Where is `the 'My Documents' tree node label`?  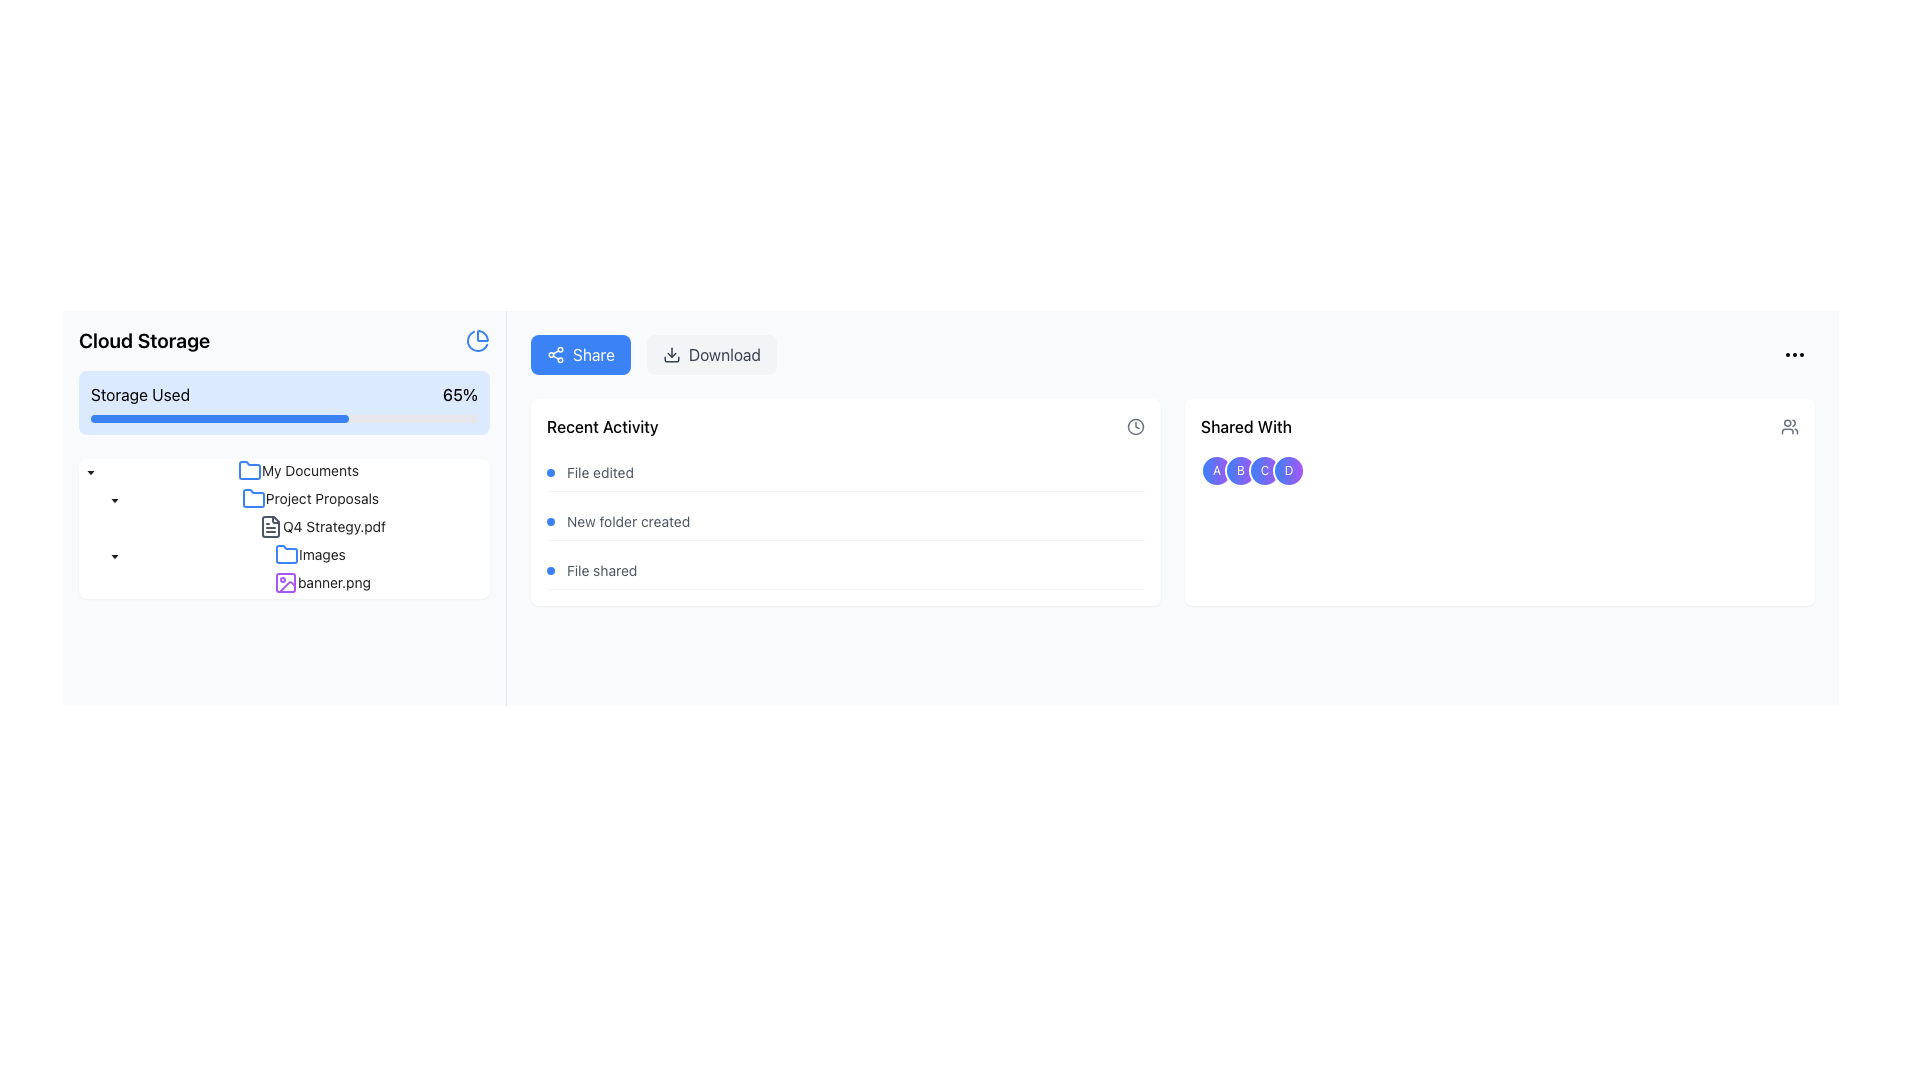
the 'My Documents' tree node label is located at coordinates (309, 470).